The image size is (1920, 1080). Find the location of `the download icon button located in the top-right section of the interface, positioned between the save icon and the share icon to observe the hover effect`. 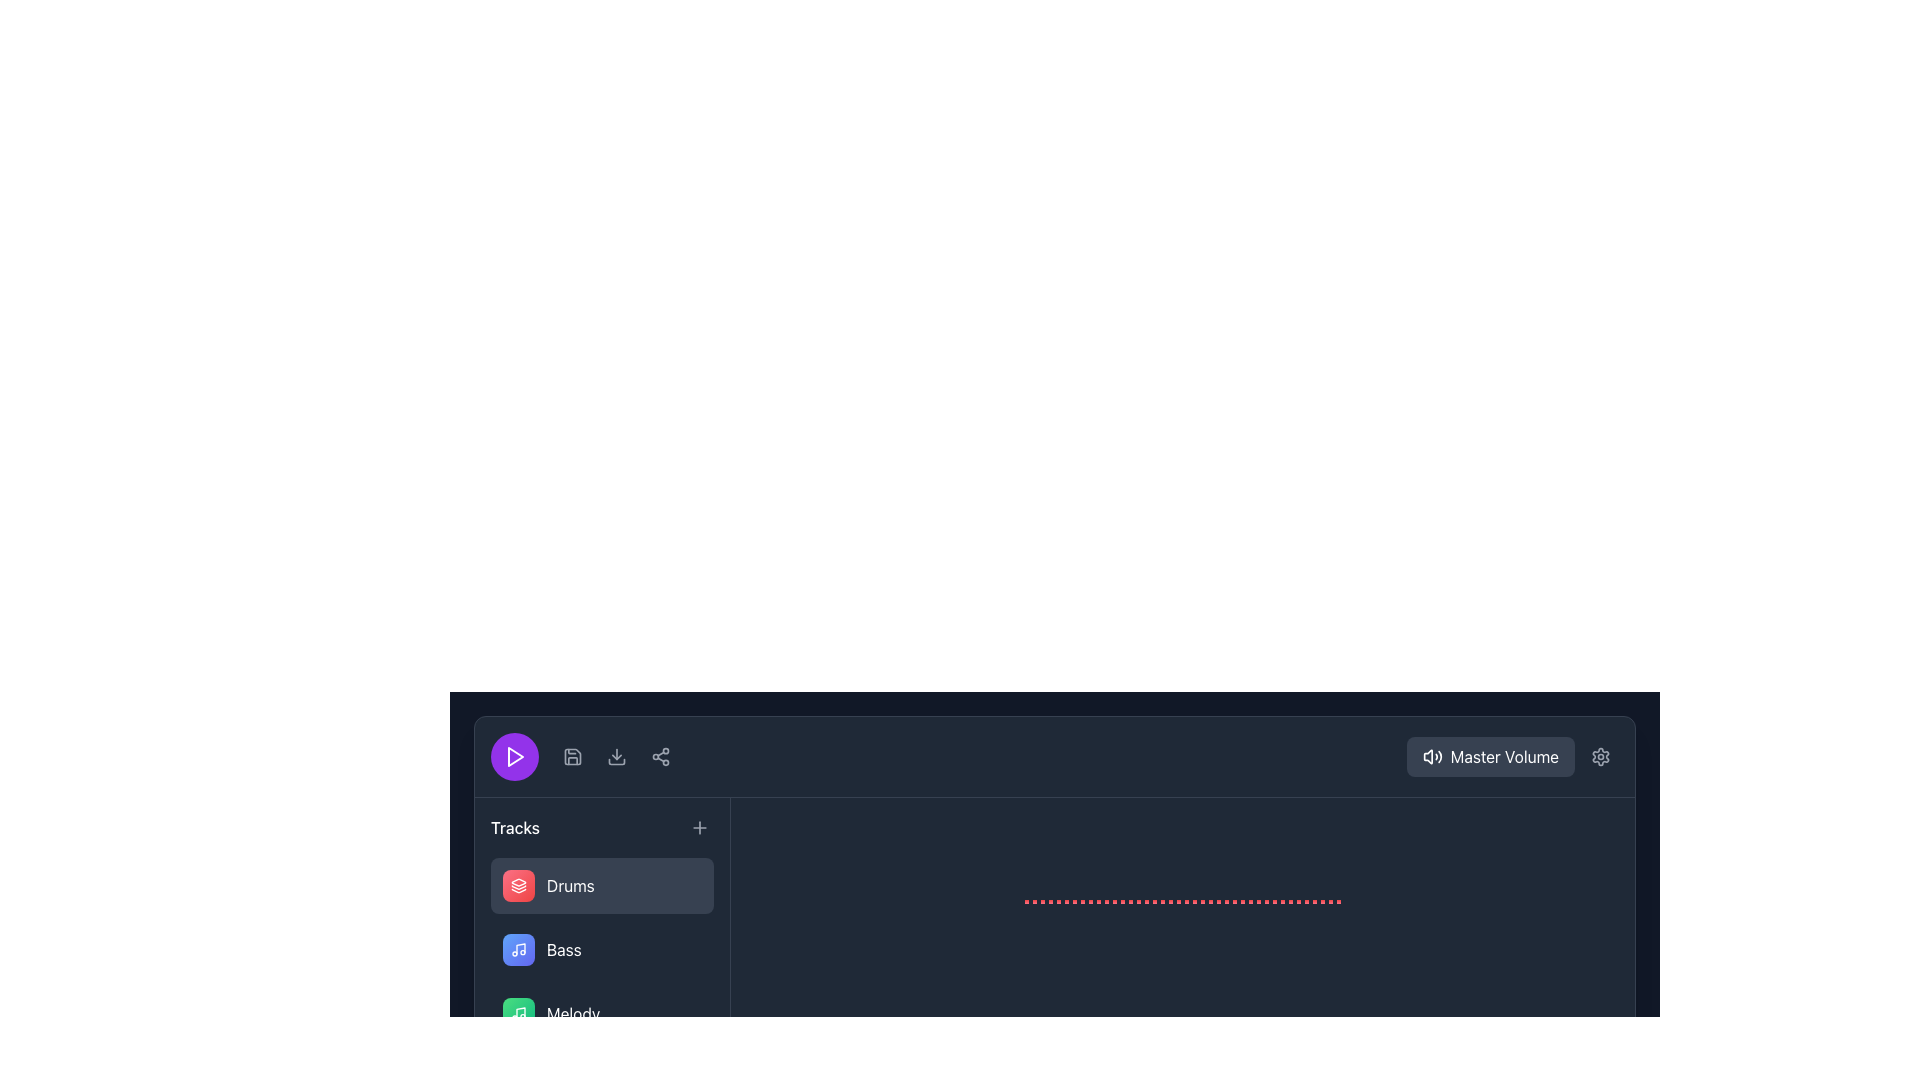

the download icon button located in the top-right section of the interface, positioned between the save icon and the share icon to observe the hover effect is located at coordinates (616, 756).